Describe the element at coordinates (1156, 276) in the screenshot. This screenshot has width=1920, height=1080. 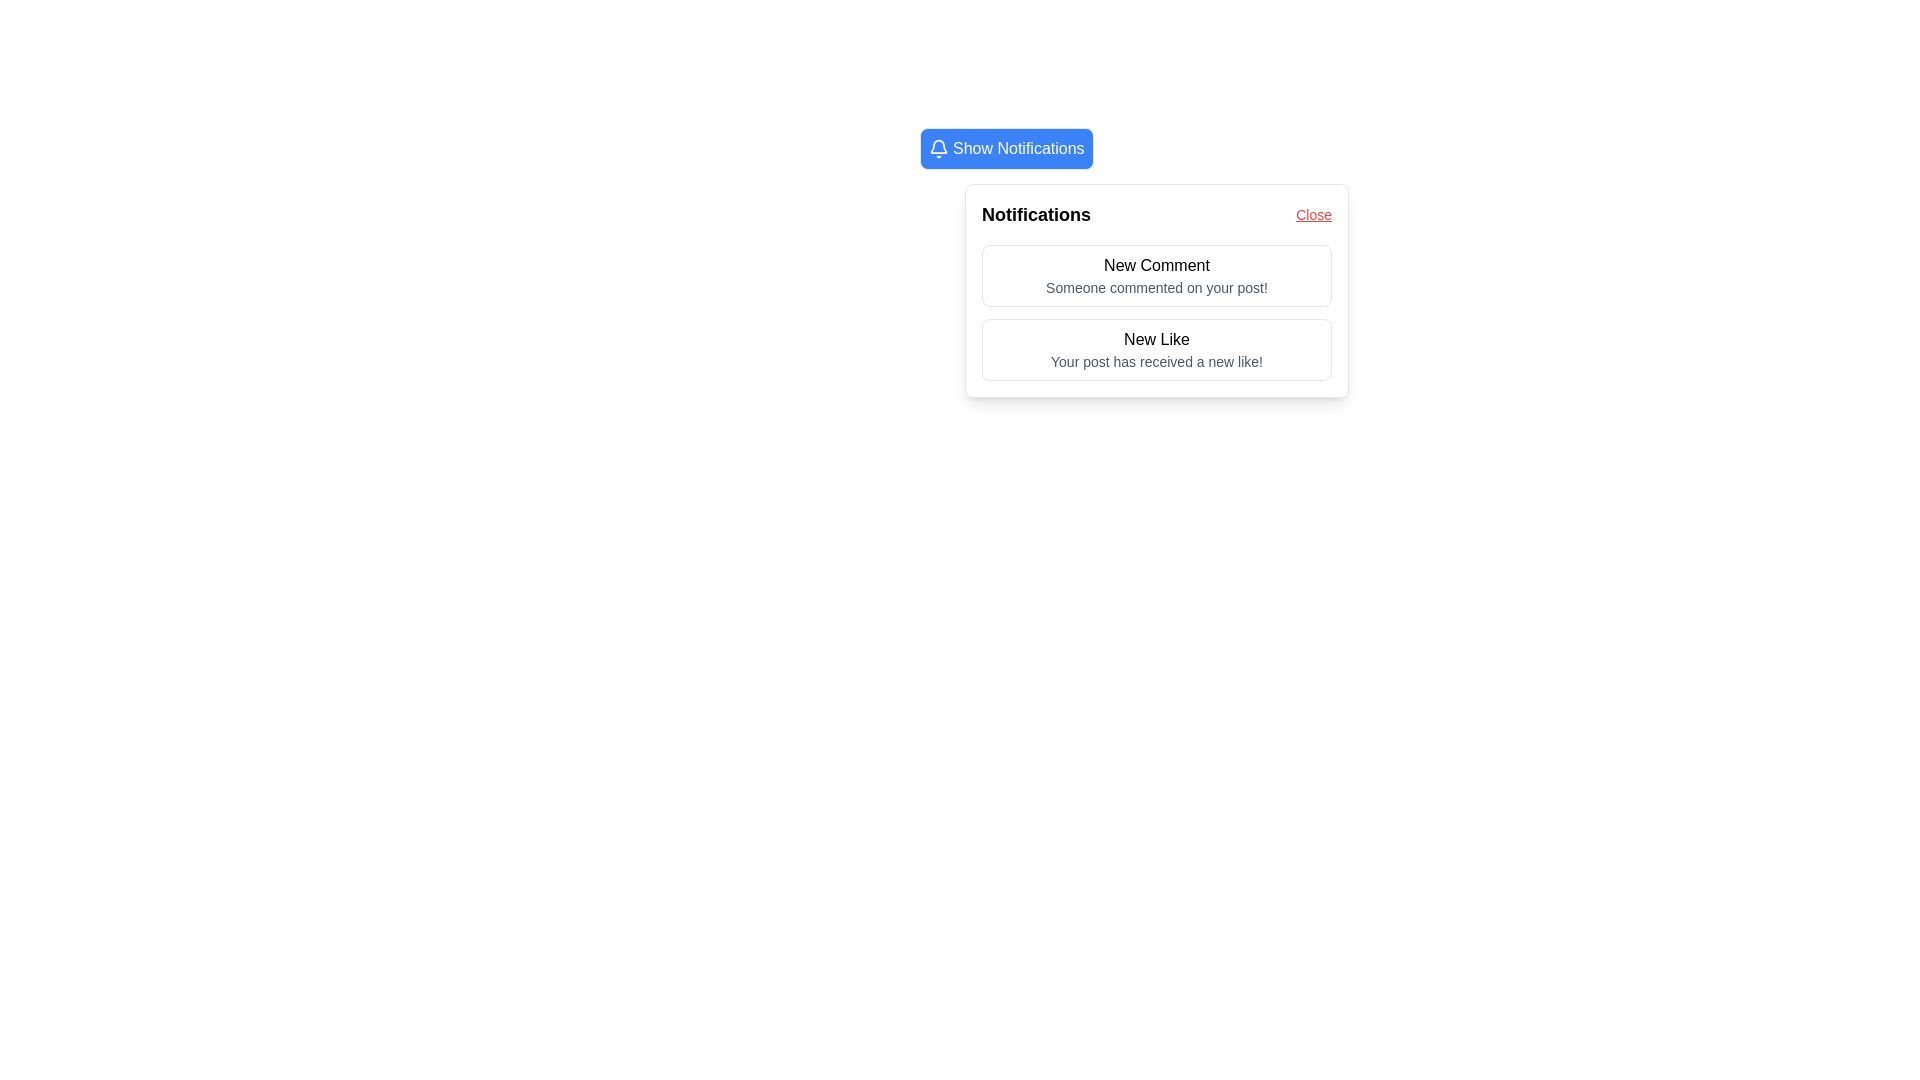
I see `the Notification box displaying 'New Comment' to mark it as read` at that location.